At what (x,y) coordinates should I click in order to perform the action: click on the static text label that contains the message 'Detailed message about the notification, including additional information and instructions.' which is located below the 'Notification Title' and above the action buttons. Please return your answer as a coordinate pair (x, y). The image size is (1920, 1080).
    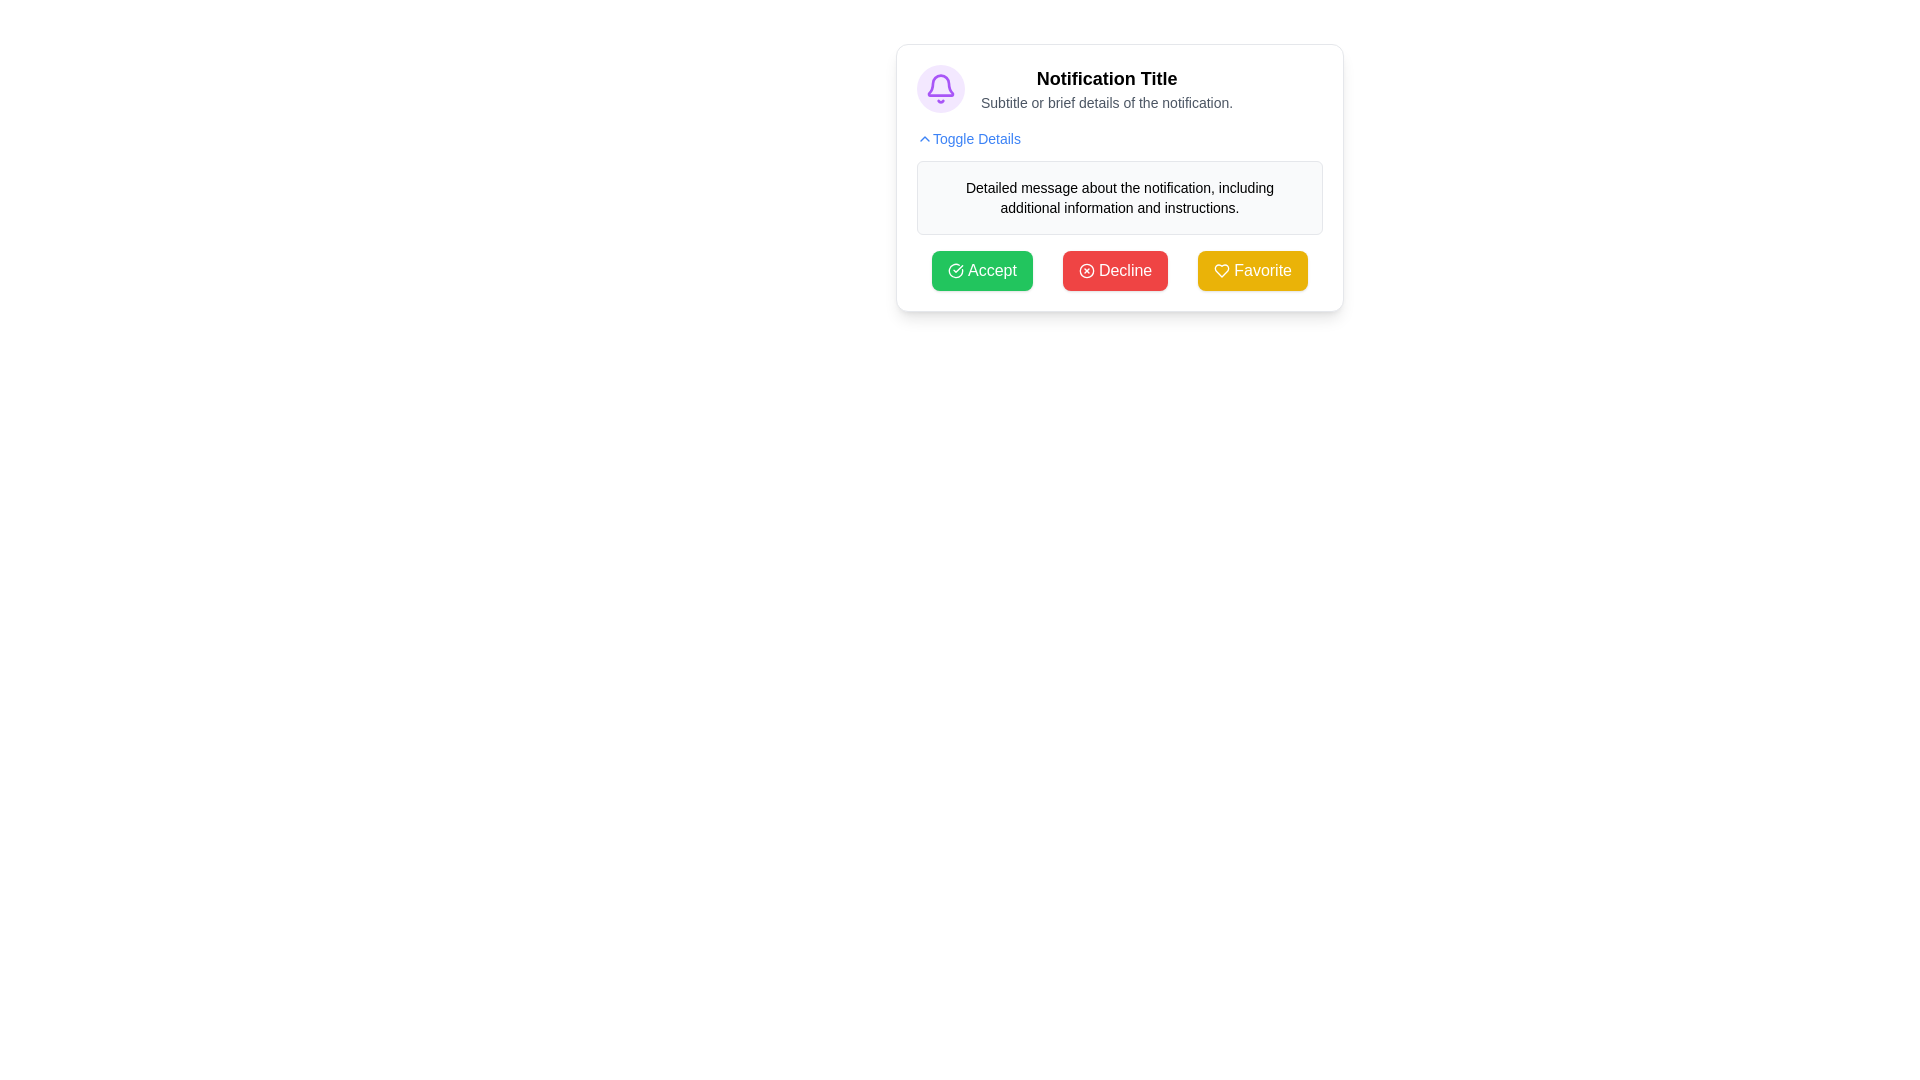
    Looking at the image, I should click on (1118, 197).